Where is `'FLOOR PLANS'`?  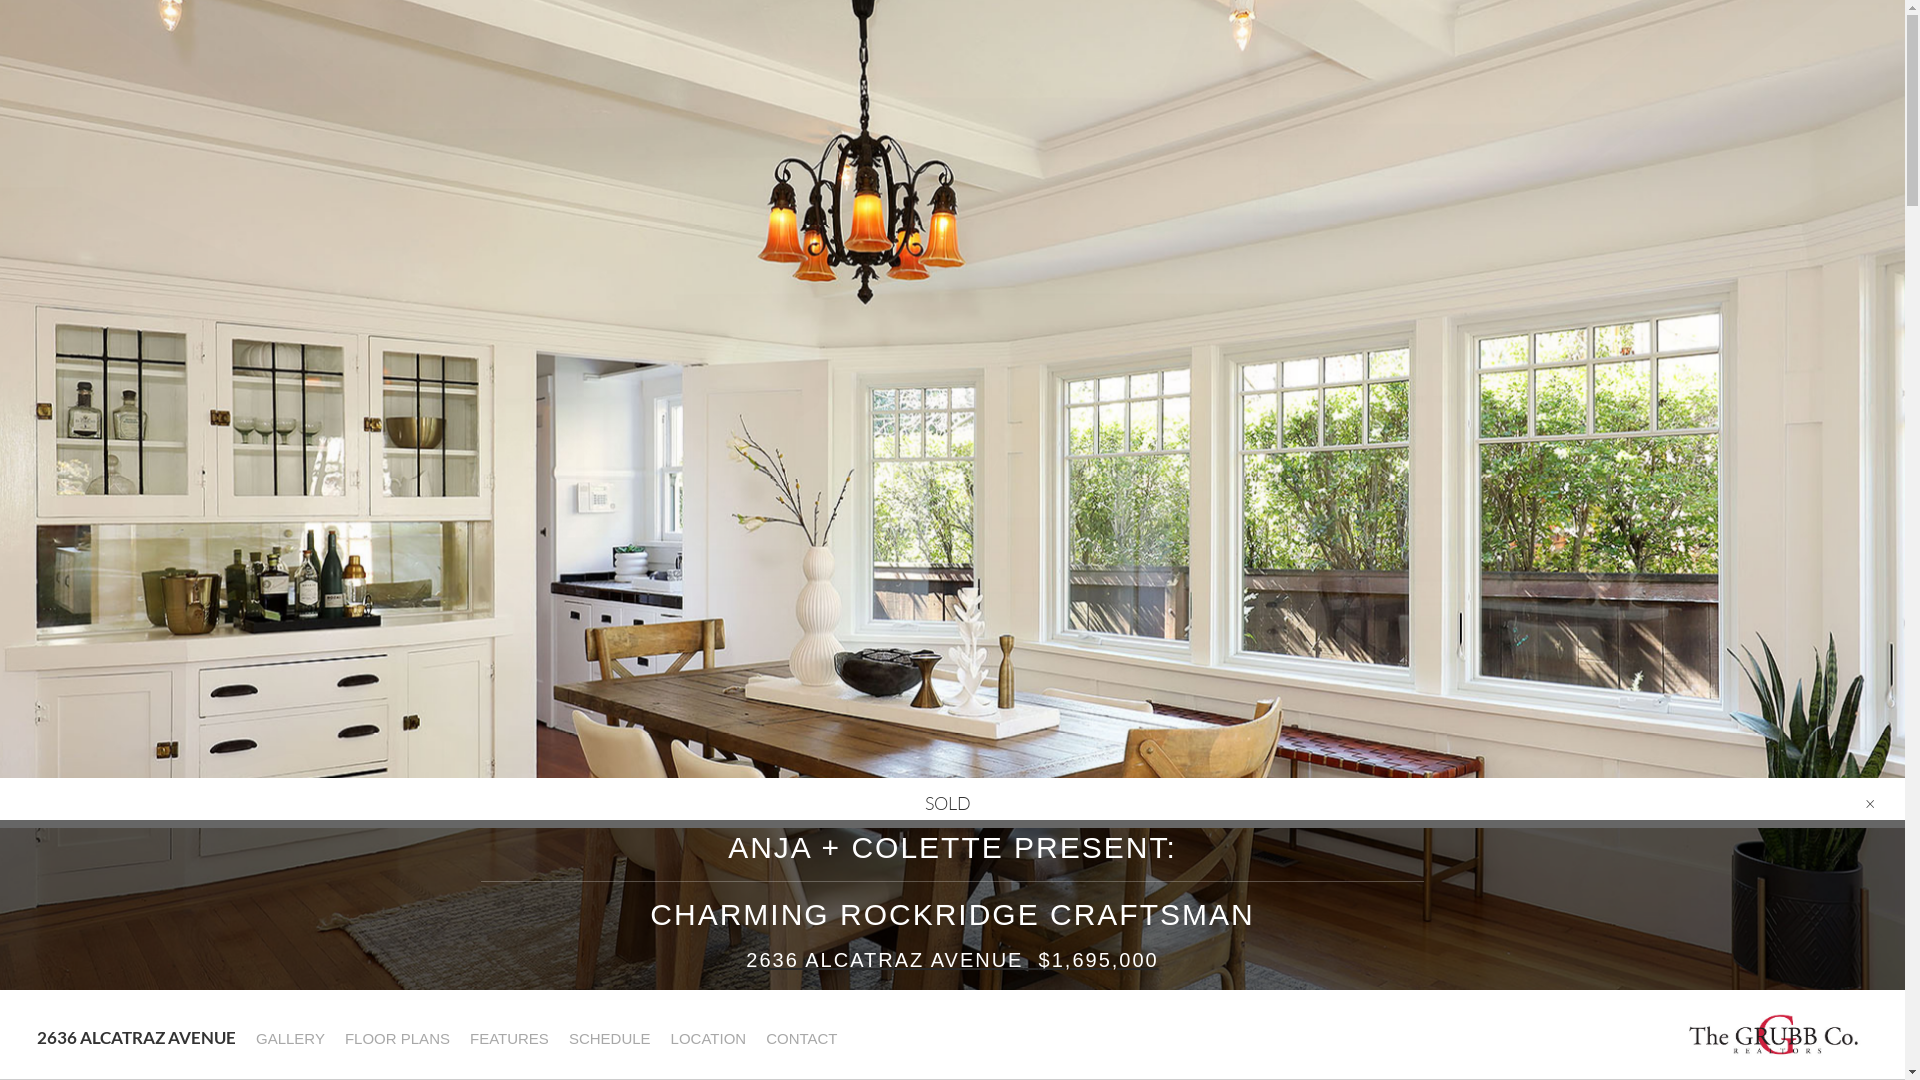
'FLOOR PLANS' is located at coordinates (334, 1037).